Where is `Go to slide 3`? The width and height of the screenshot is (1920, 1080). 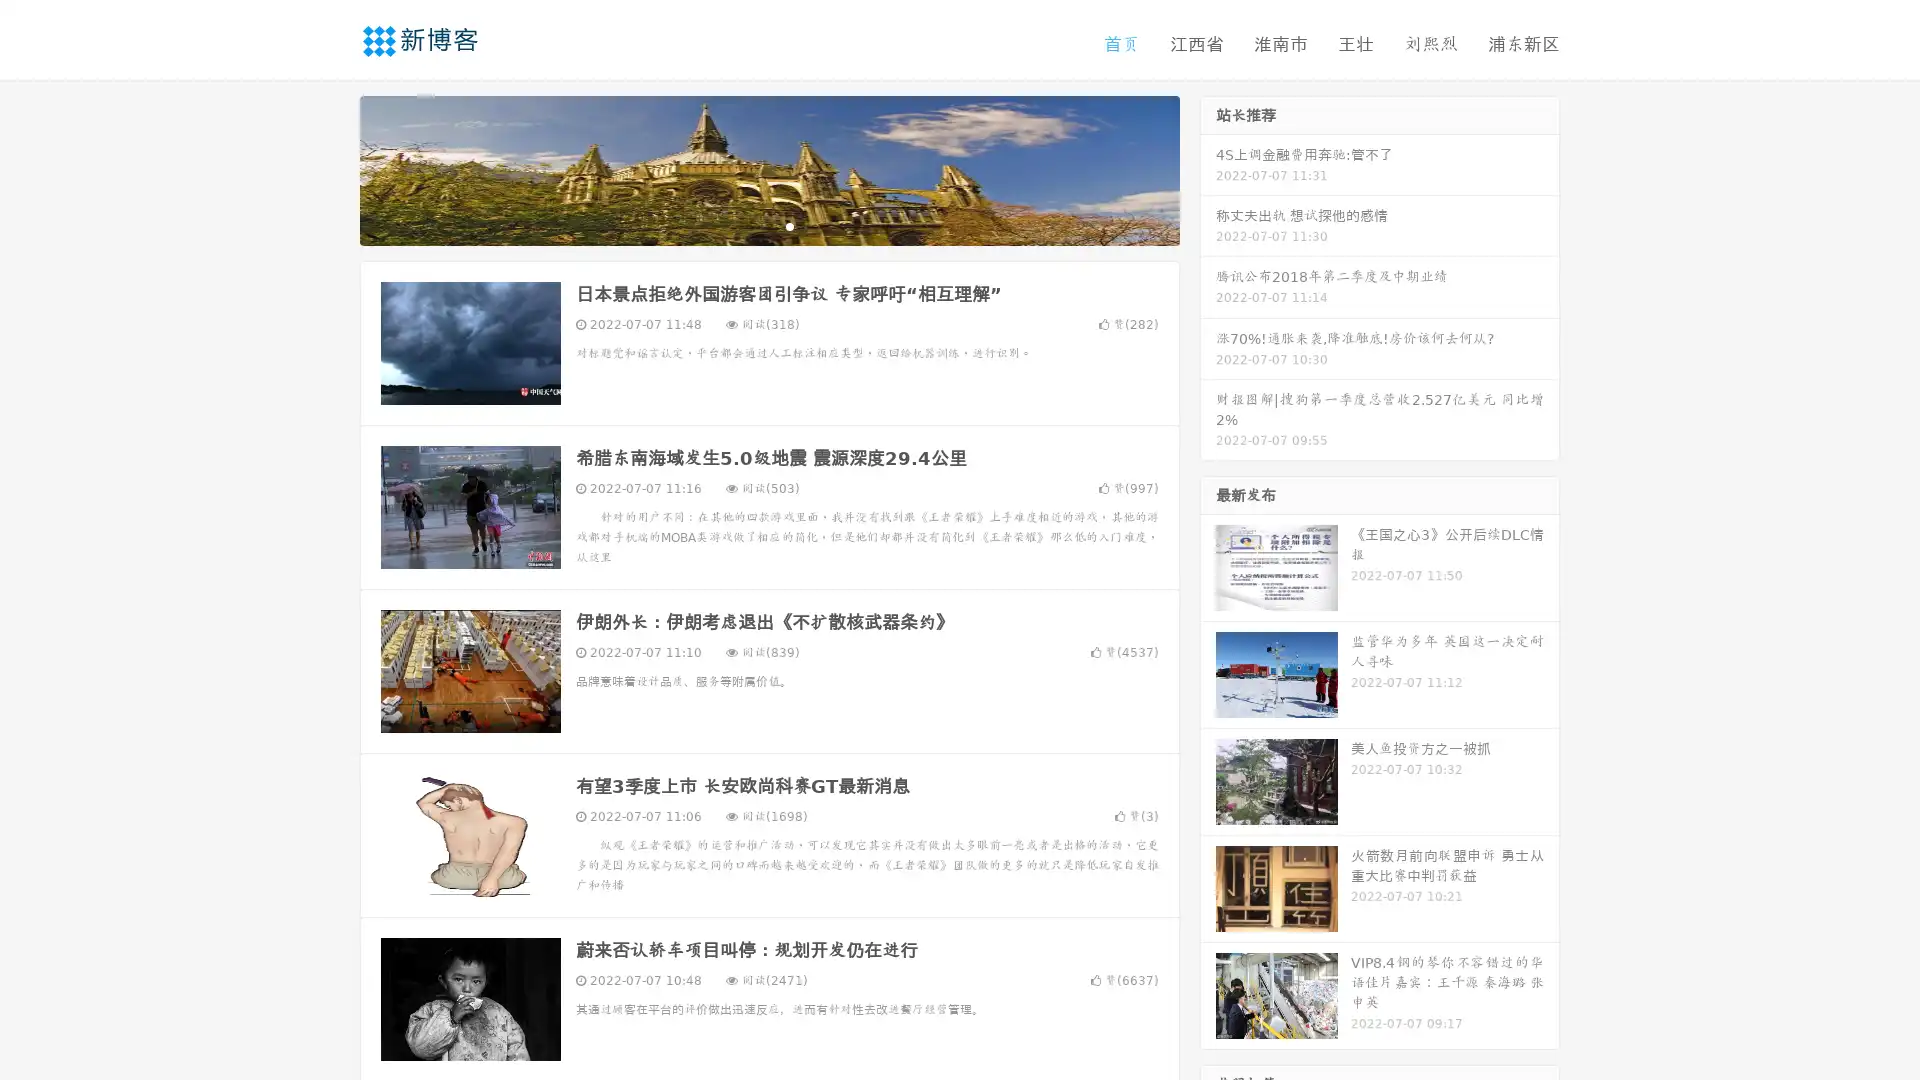 Go to slide 3 is located at coordinates (789, 225).